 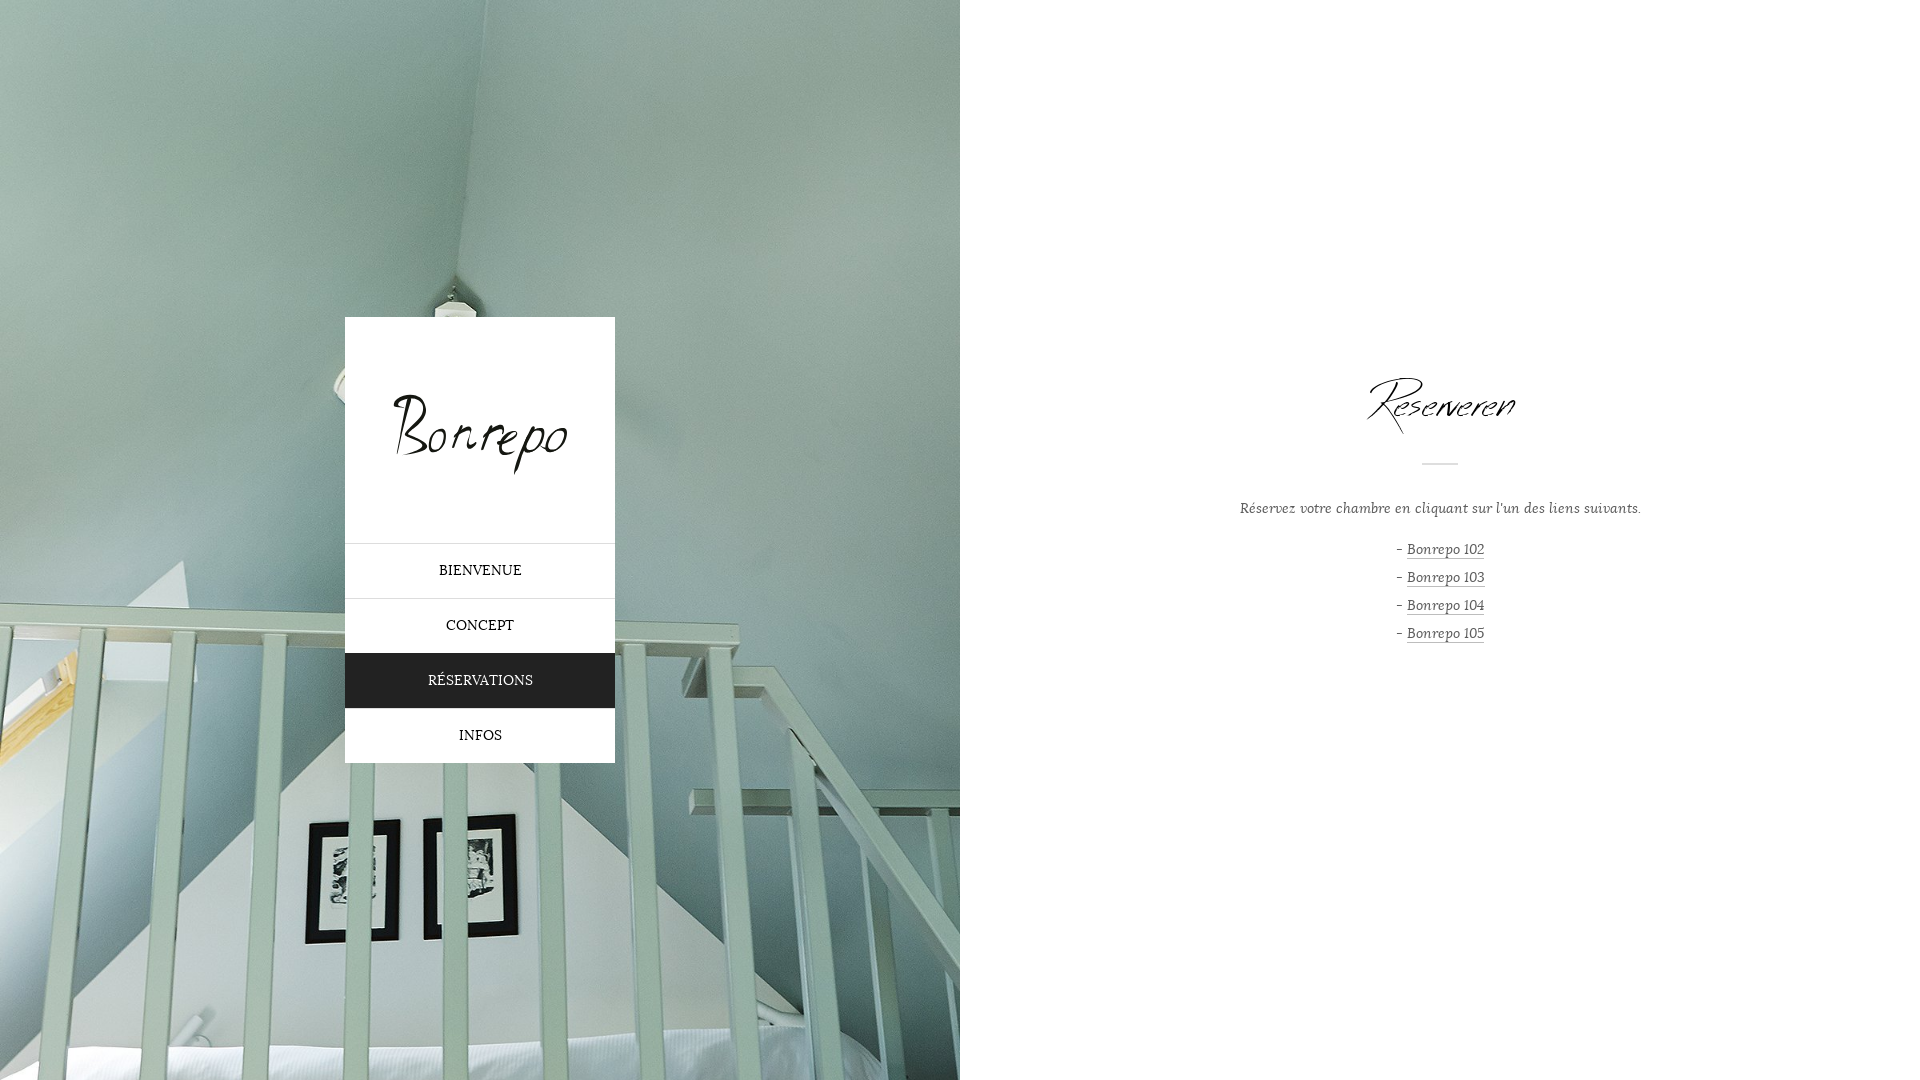 What do you see at coordinates (1444, 577) in the screenshot?
I see `'Bonrepo 103'` at bounding box center [1444, 577].